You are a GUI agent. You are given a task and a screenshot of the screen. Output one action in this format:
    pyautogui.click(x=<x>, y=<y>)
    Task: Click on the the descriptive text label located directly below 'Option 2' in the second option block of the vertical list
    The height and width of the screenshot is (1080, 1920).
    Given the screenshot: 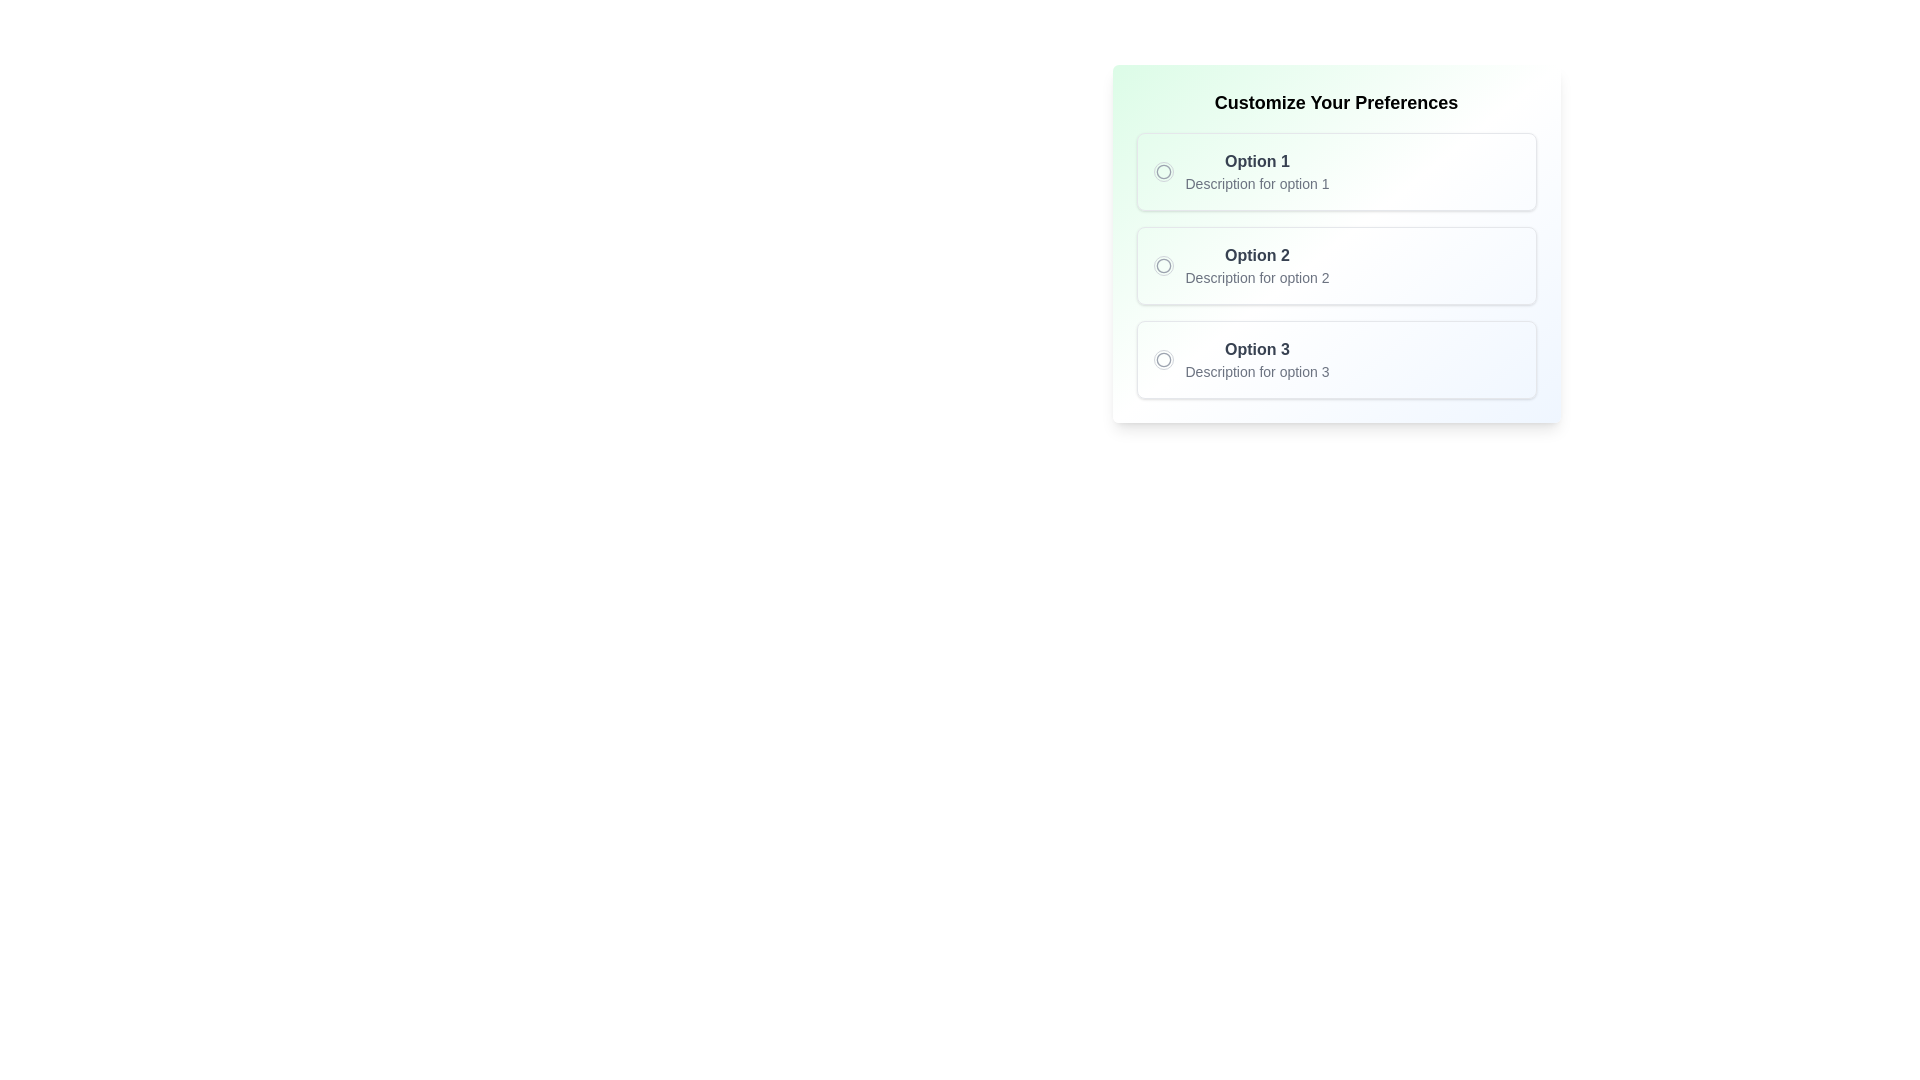 What is the action you would take?
    pyautogui.click(x=1256, y=277)
    